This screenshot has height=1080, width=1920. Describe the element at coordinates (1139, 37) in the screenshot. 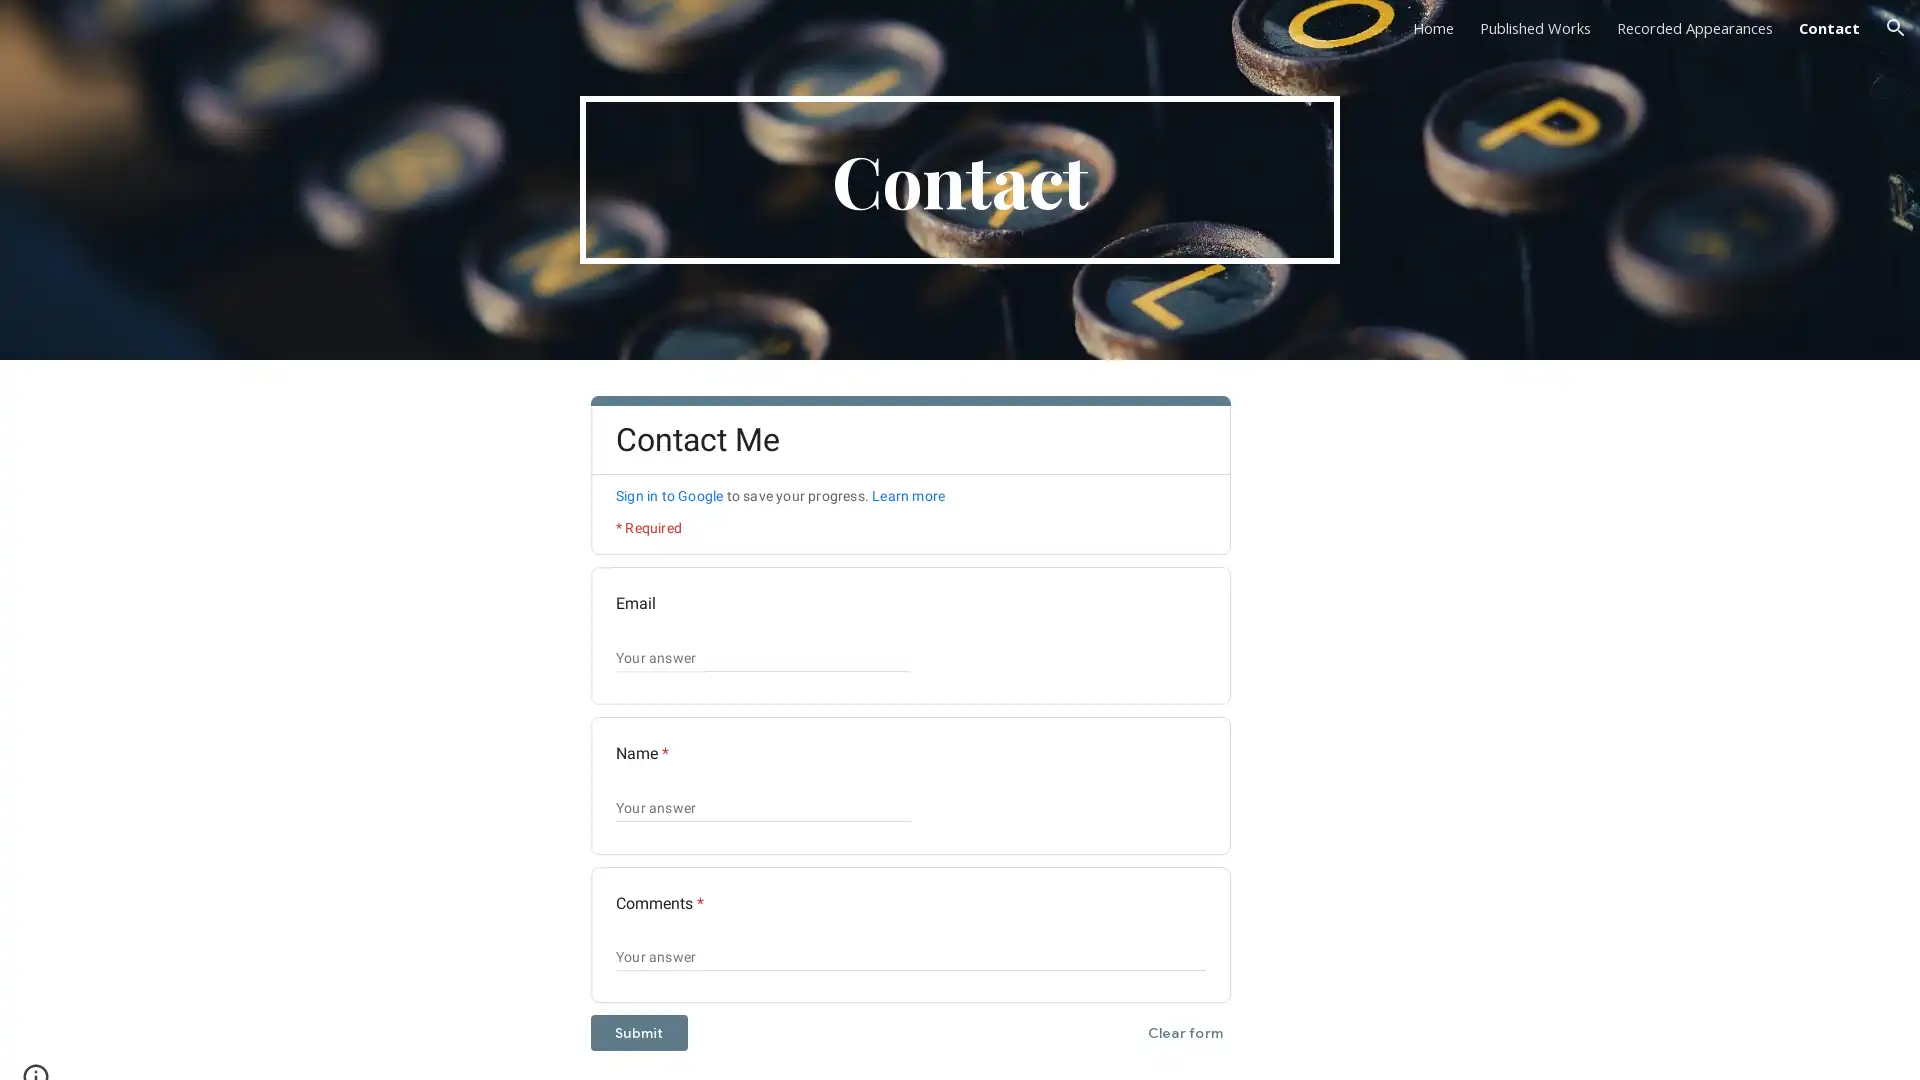

I see `Skip to navigation` at that location.